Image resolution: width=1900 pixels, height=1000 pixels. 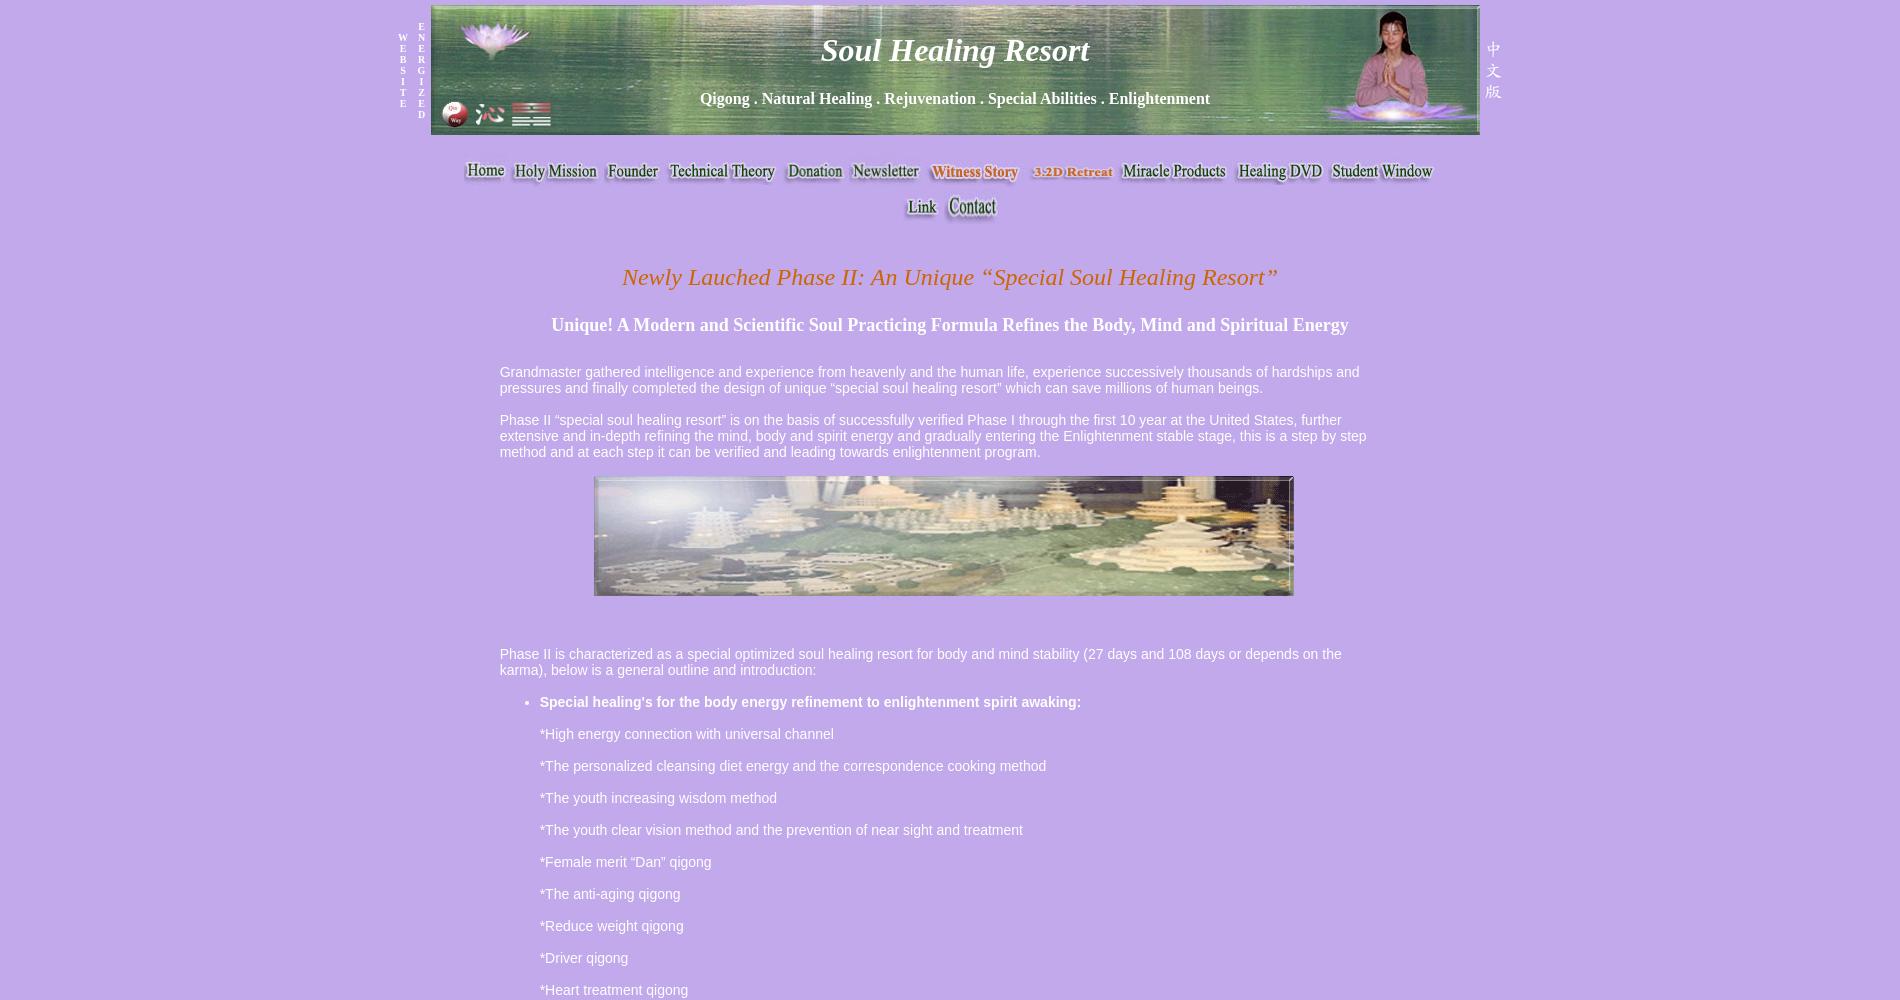 What do you see at coordinates (948, 277) in the screenshot?
I see `'Newly Lauched Phase II: An Unique “Special Soul Healing Resort”'` at bounding box center [948, 277].